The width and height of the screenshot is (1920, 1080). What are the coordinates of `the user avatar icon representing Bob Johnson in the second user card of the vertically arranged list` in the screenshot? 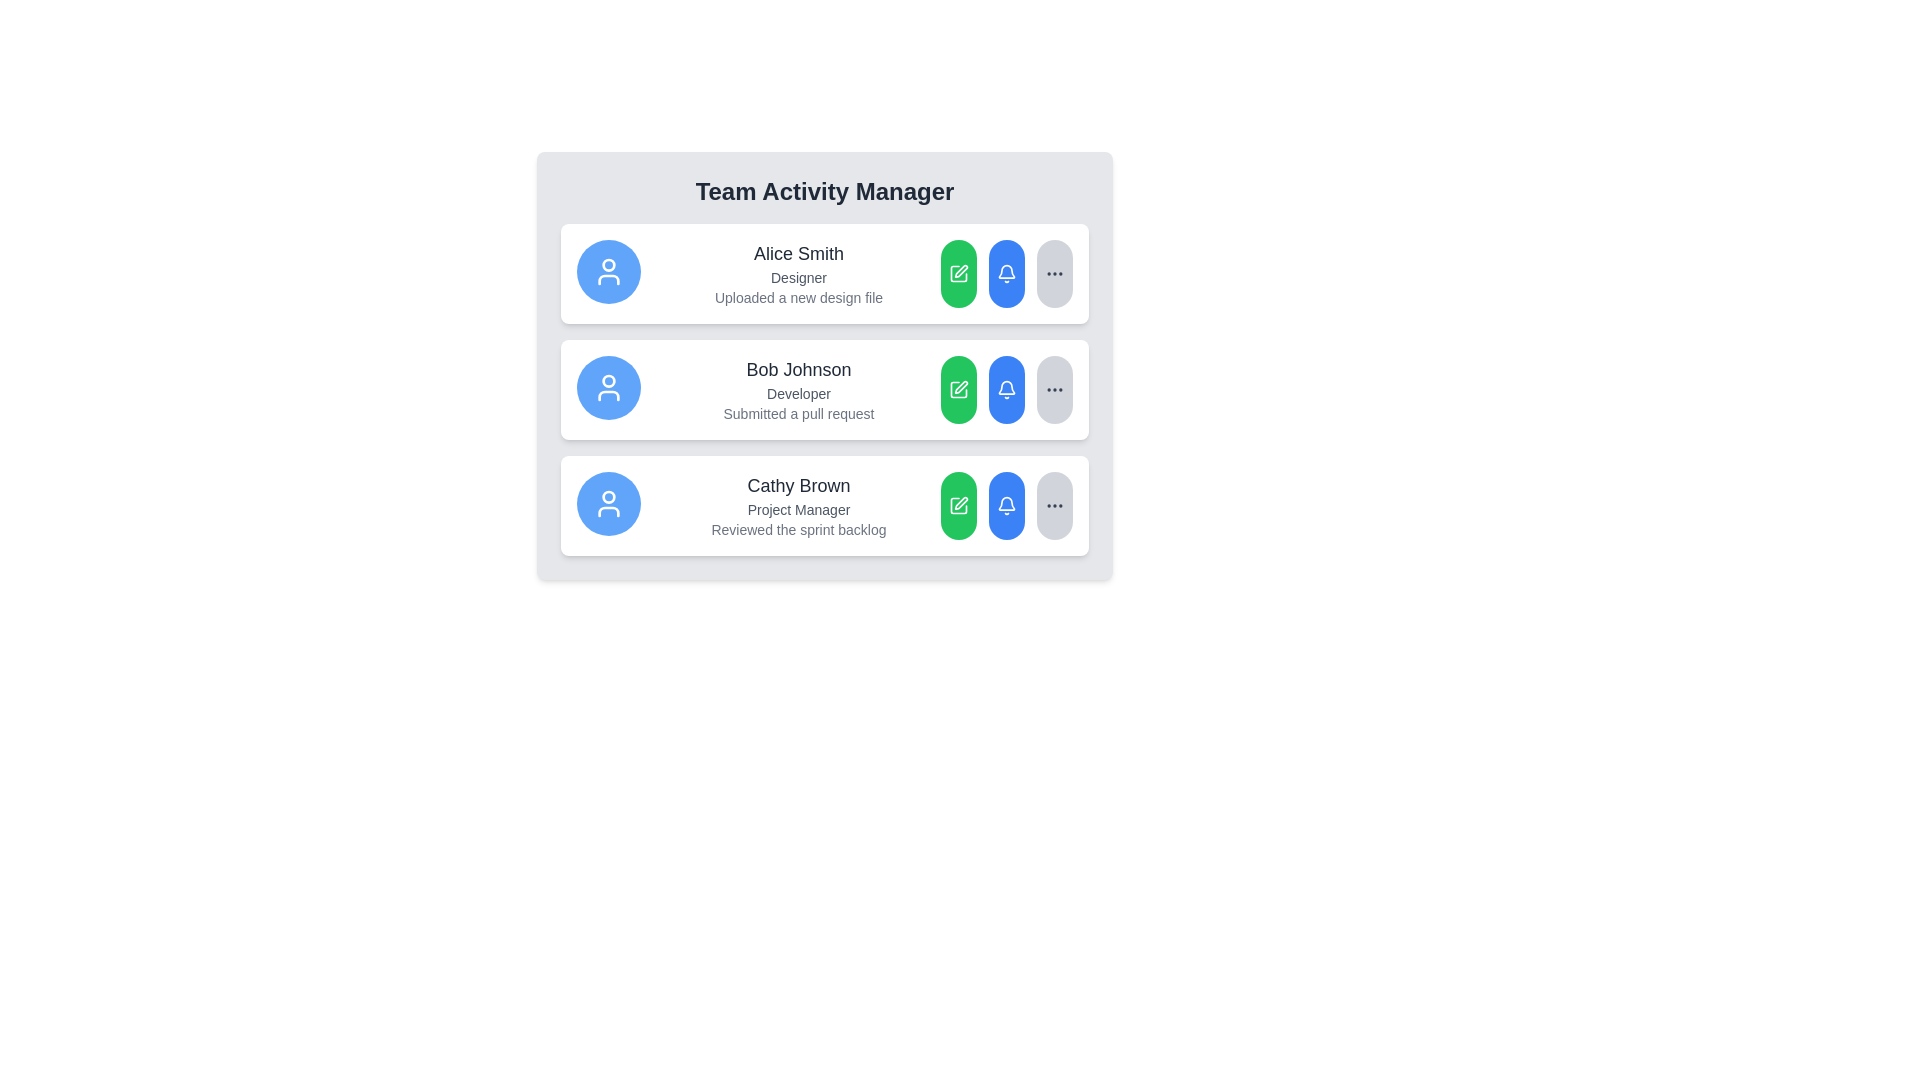 It's located at (608, 388).